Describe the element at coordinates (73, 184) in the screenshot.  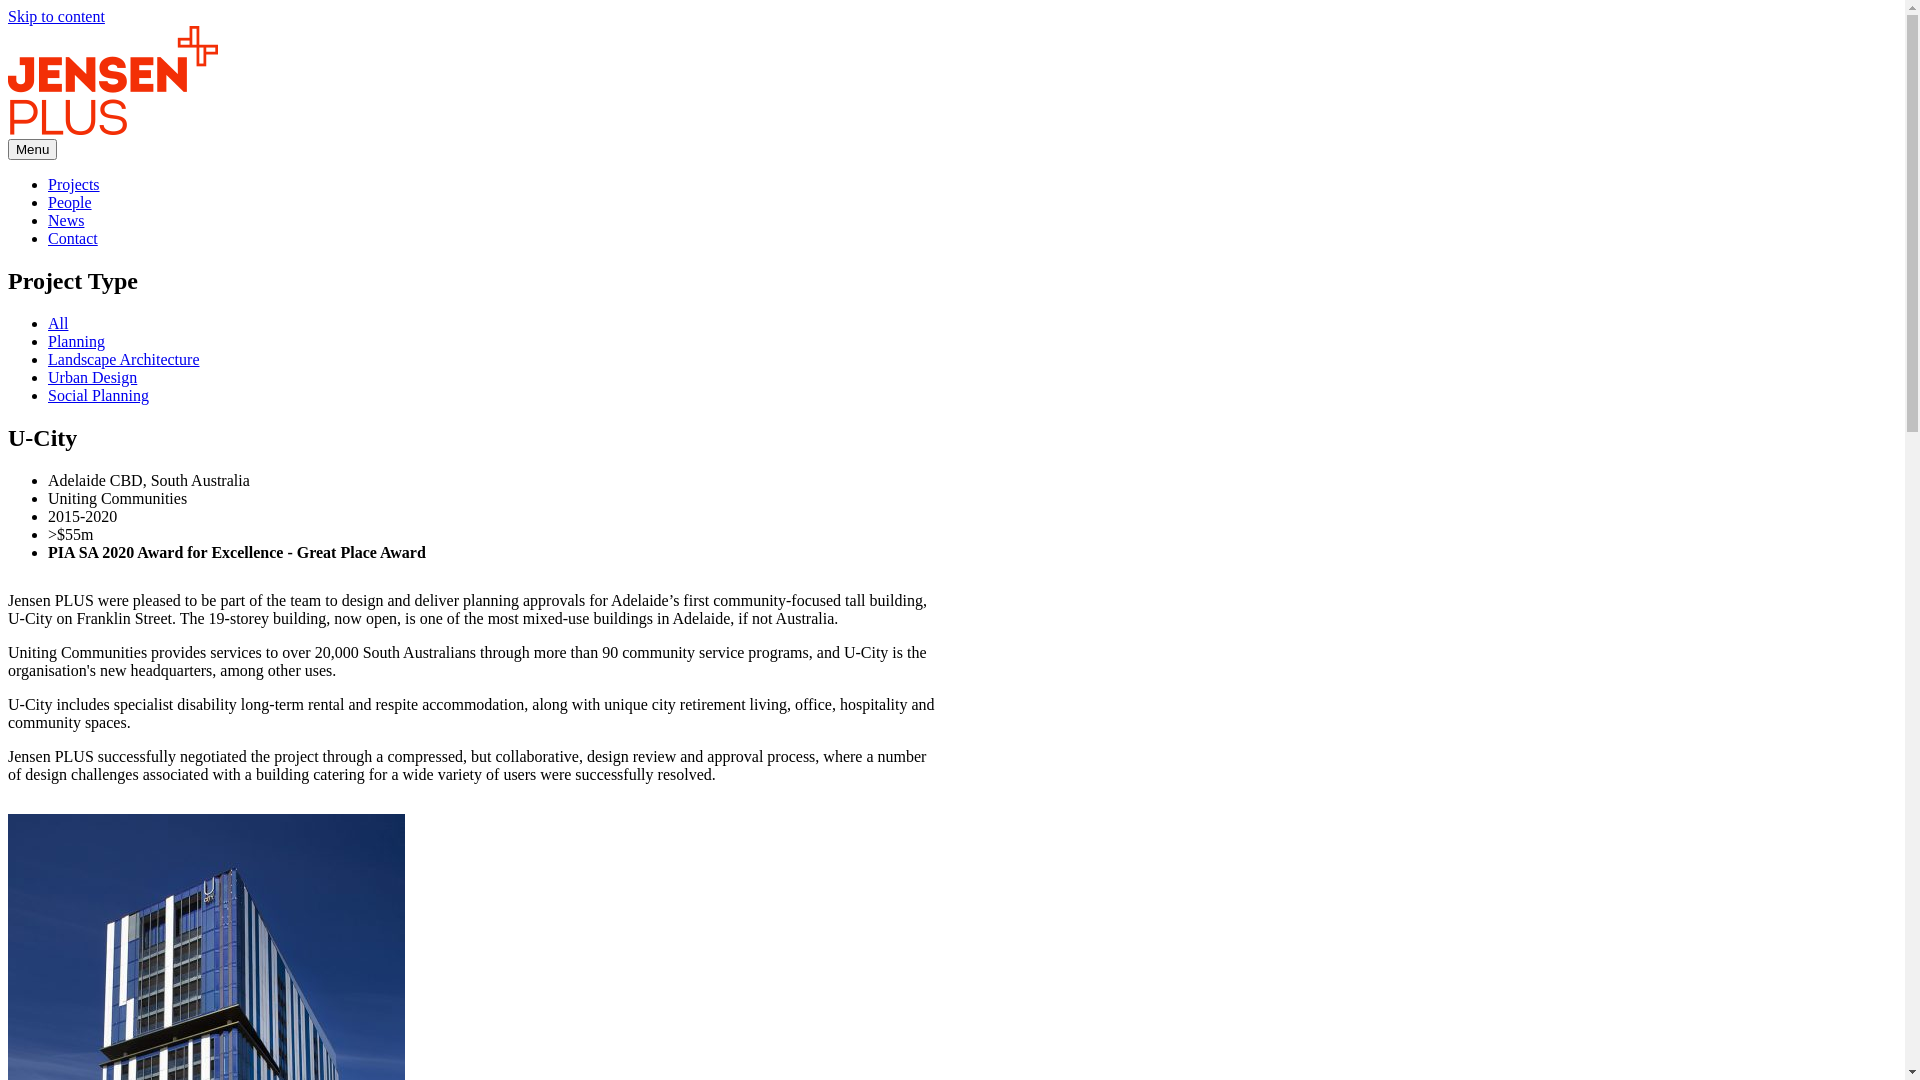
I see `'Projects'` at that location.